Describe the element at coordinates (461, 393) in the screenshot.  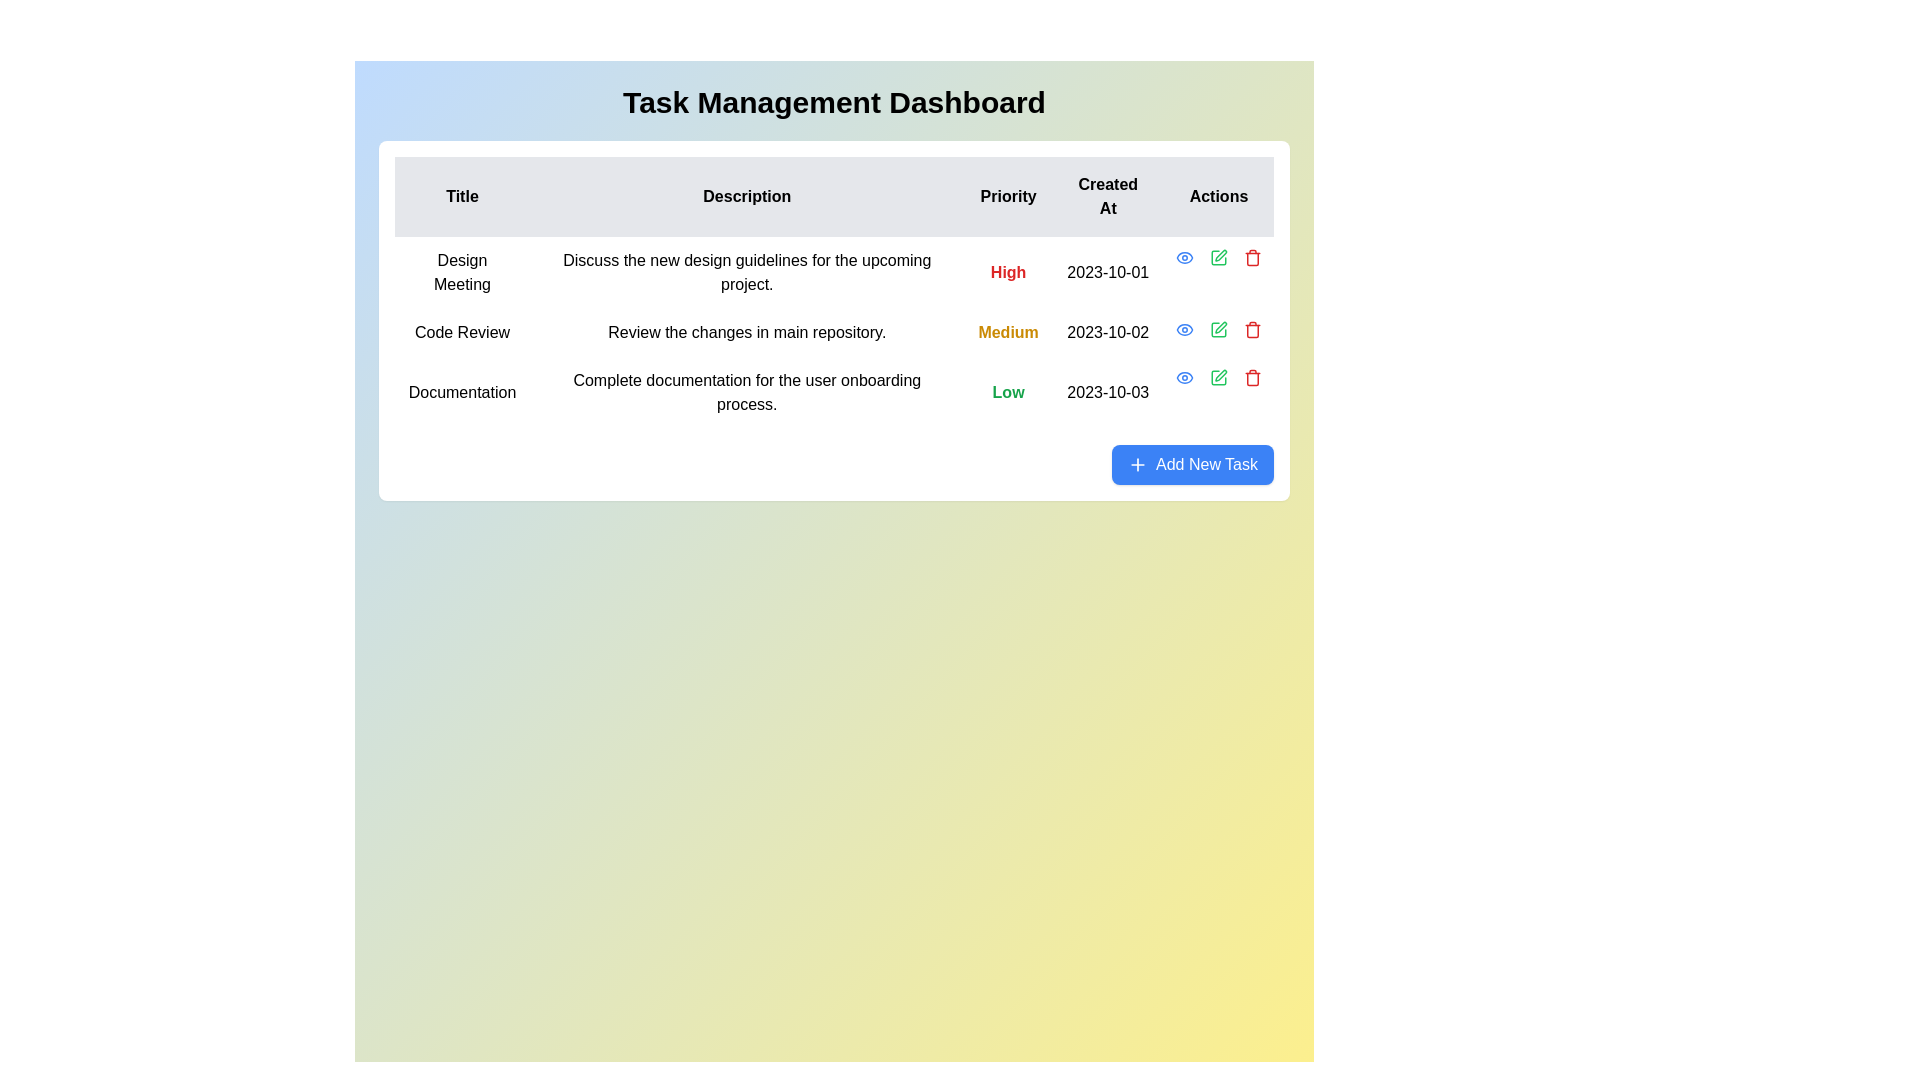
I see `text 'Documentation' from the Text label located in the 'Title' column of the third row in the table` at that location.